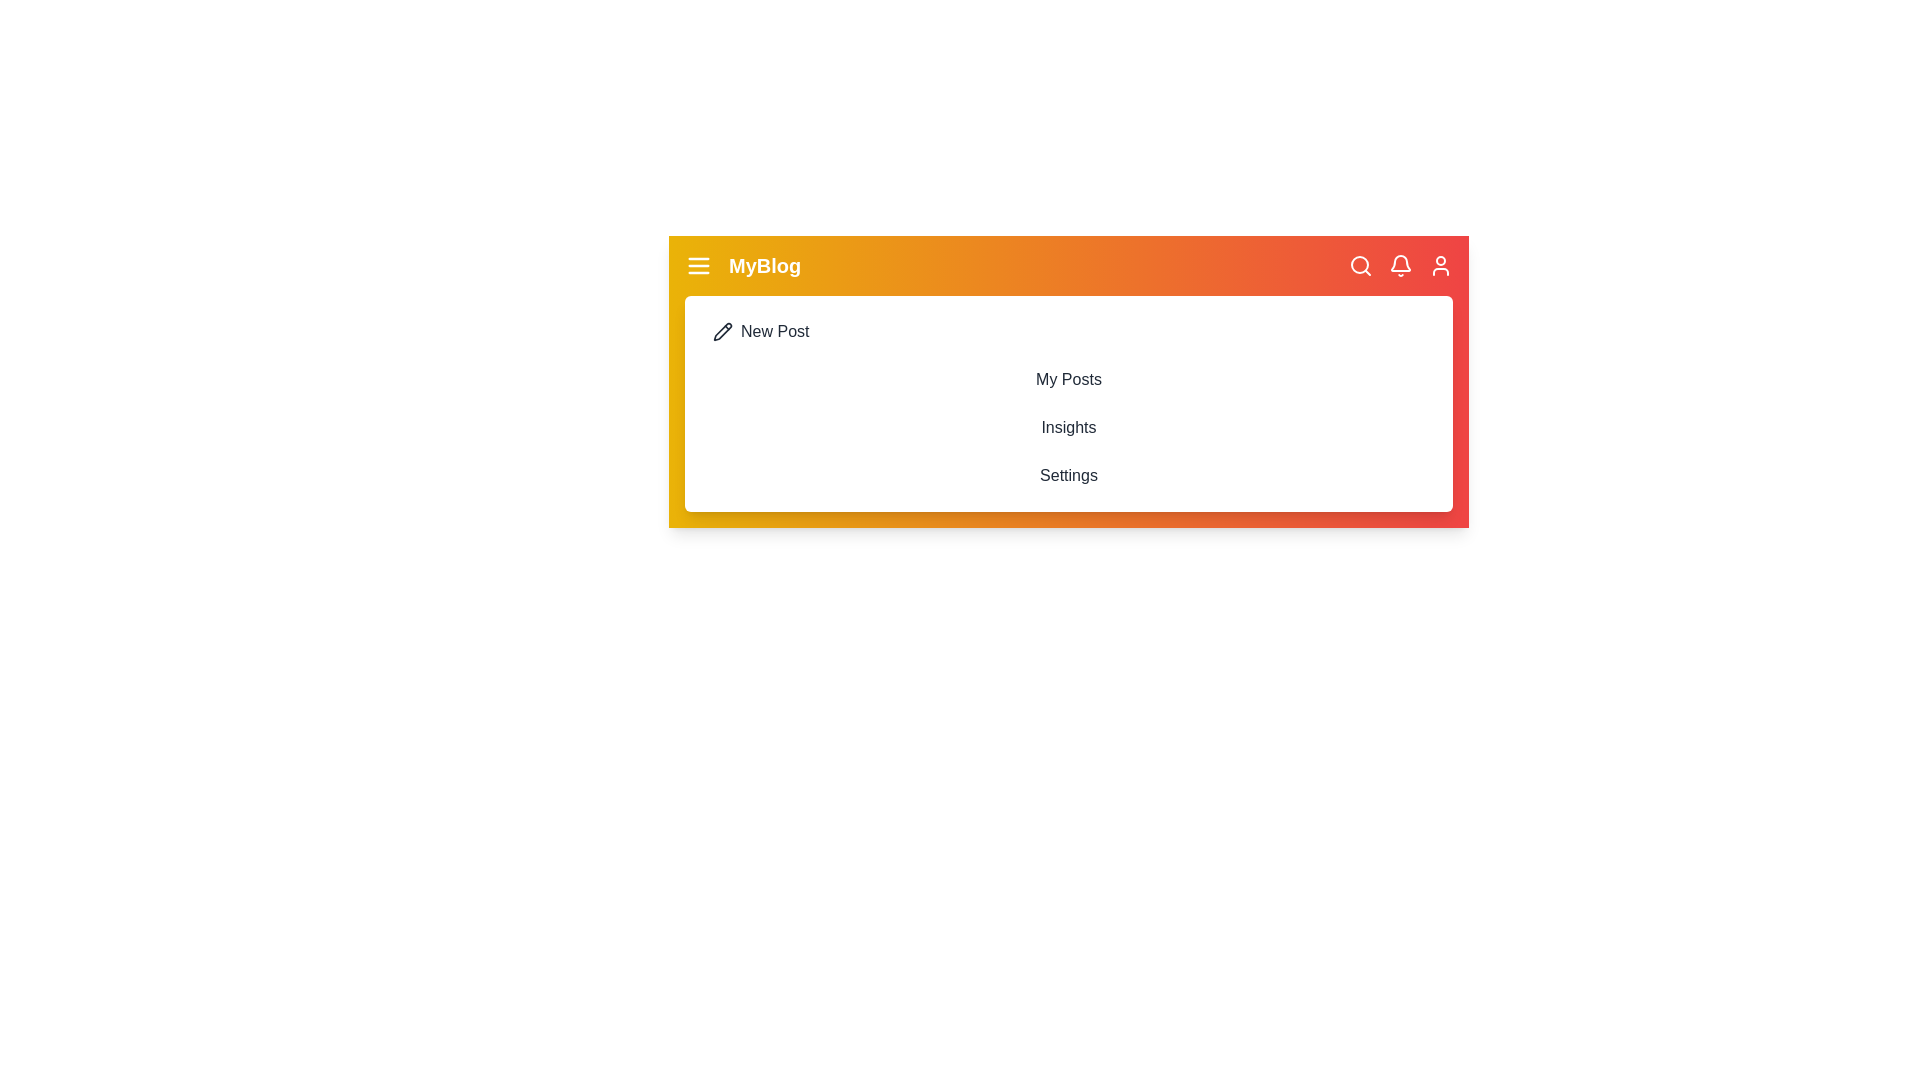 This screenshot has width=1920, height=1080. What do you see at coordinates (1068, 475) in the screenshot?
I see `the 'Settings' menu item` at bounding box center [1068, 475].